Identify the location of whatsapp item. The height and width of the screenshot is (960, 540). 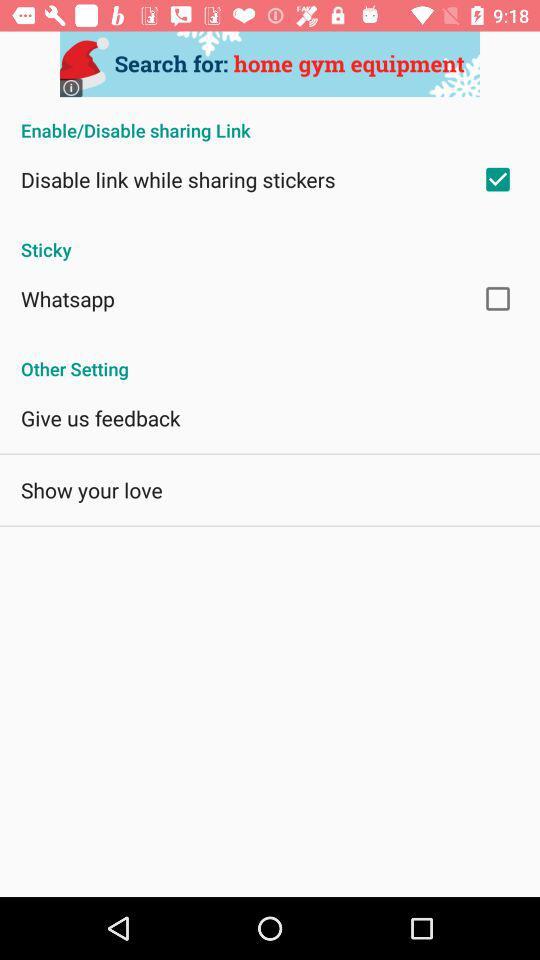
(67, 297).